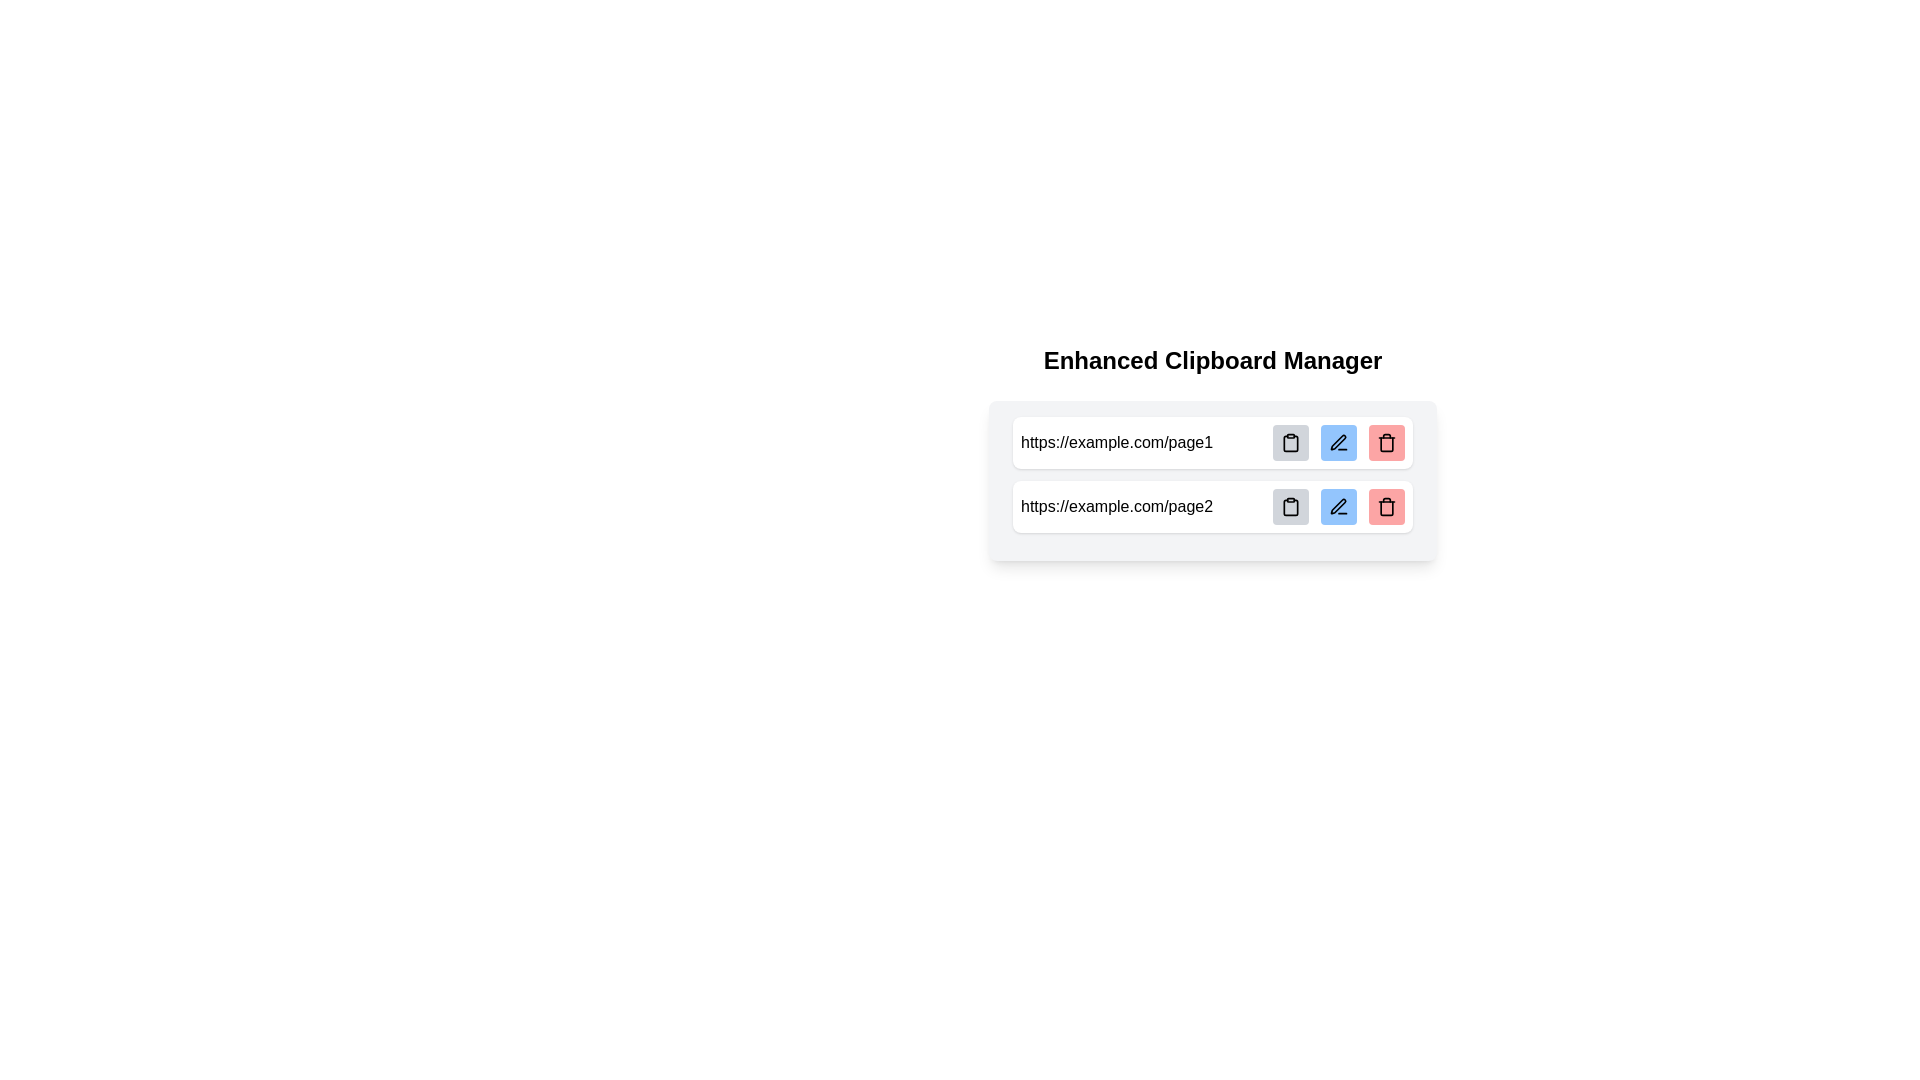 The height and width of the screenshot is (1080, 1920). What do you see at coordinates (1291, 442) in the screenshot?
I see `the leftmost clipboard icon in the first action button group of the list item for 'https://example.com/page1'` at bounding box center [1291, 442].